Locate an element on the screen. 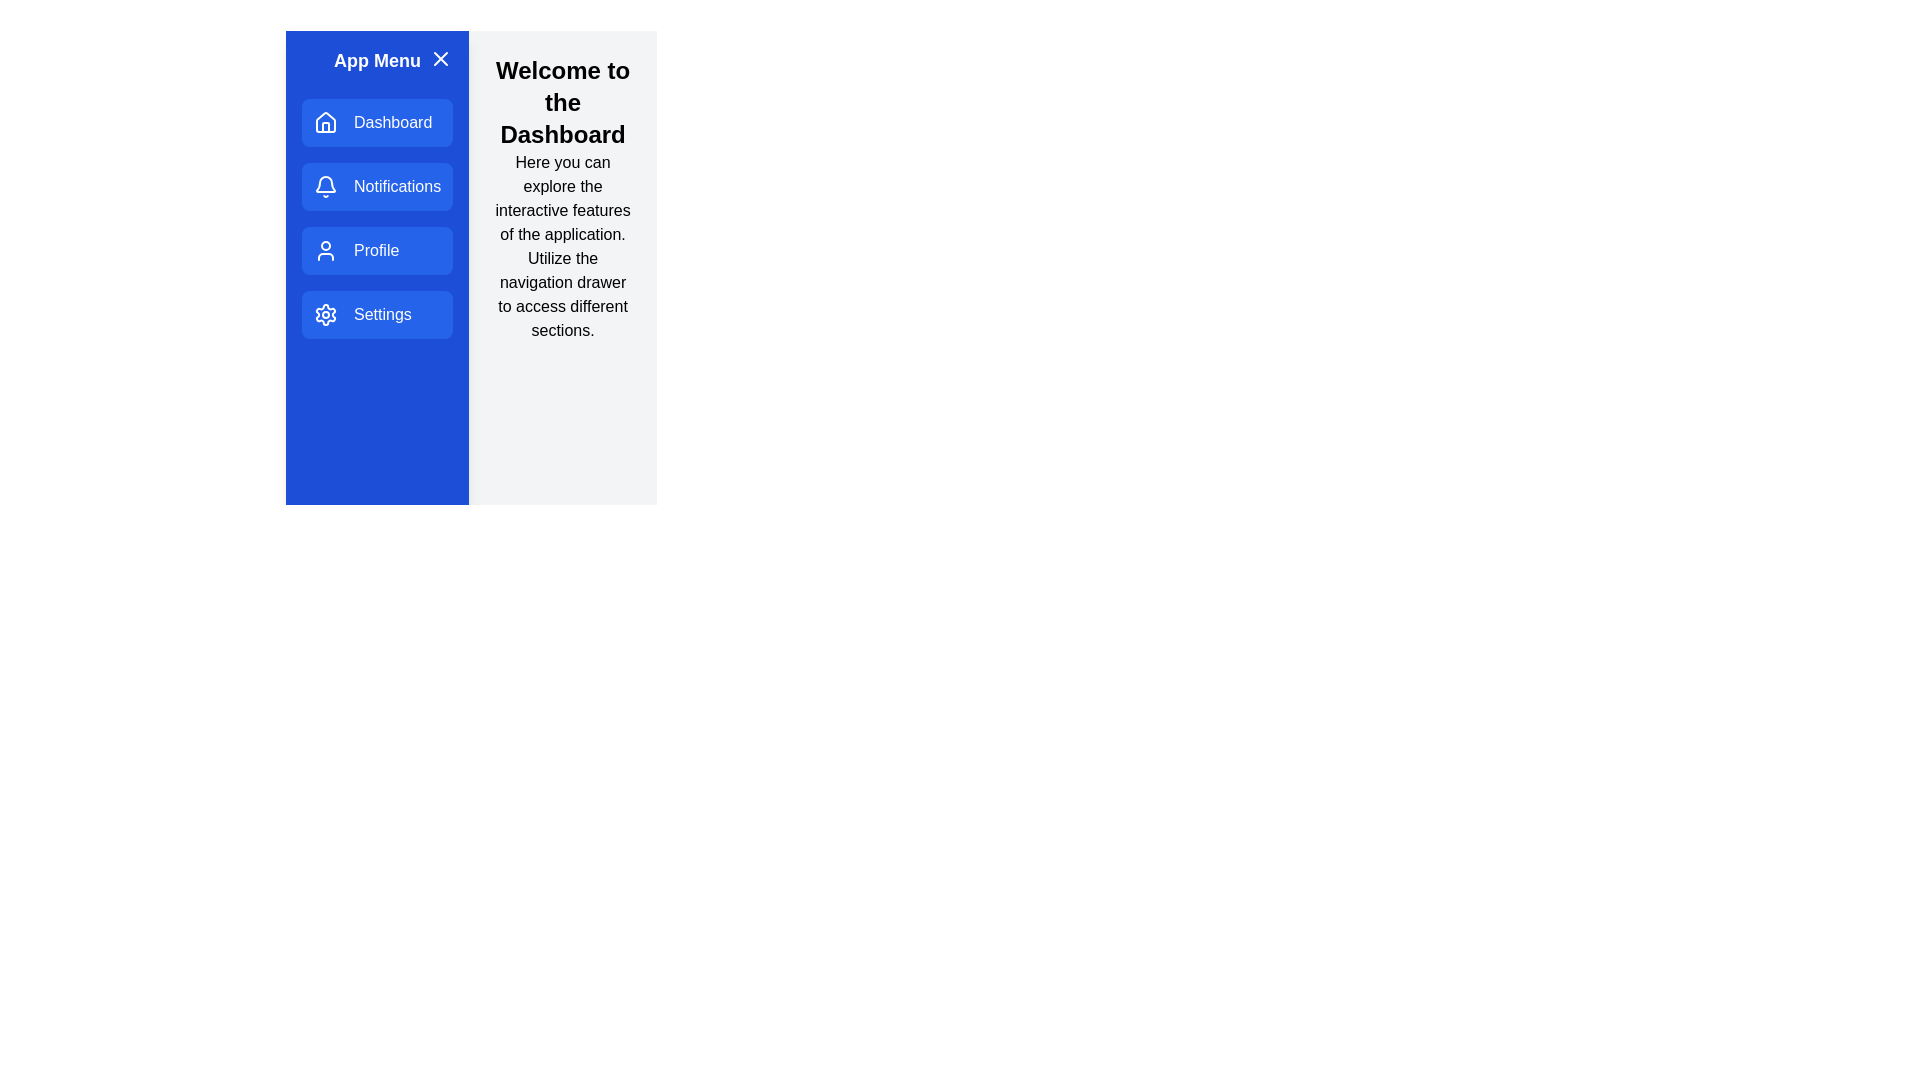 Image resolution: width=1920 pixels, height=1080 pixels. the 'Profile' menu icon, which is the third element in the vertical navigation menu on the left, before the 'Profile' label is located at coordinates (326, 249).